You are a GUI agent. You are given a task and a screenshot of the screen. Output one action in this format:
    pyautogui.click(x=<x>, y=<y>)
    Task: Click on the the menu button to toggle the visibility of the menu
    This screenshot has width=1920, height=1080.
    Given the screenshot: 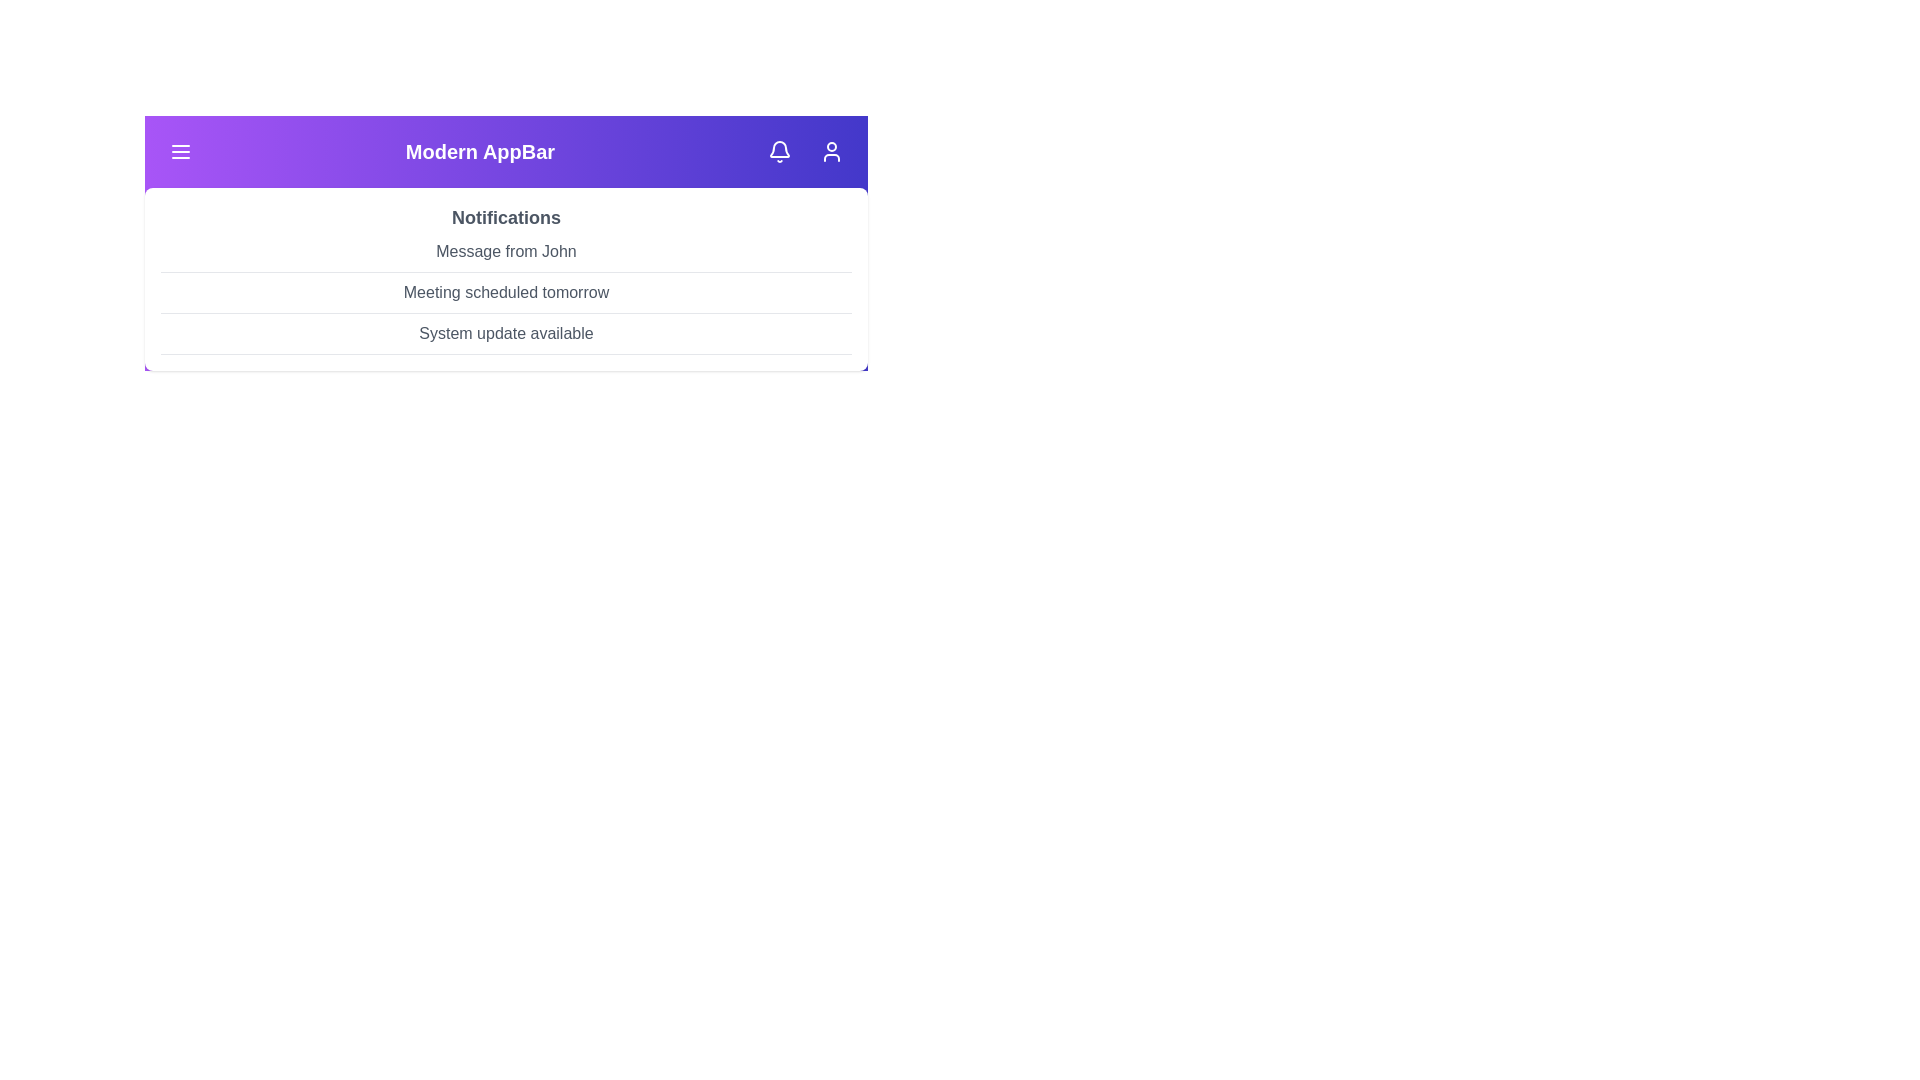 What is the action you would take?
    pyautogui.click(x=181, y=150)
    